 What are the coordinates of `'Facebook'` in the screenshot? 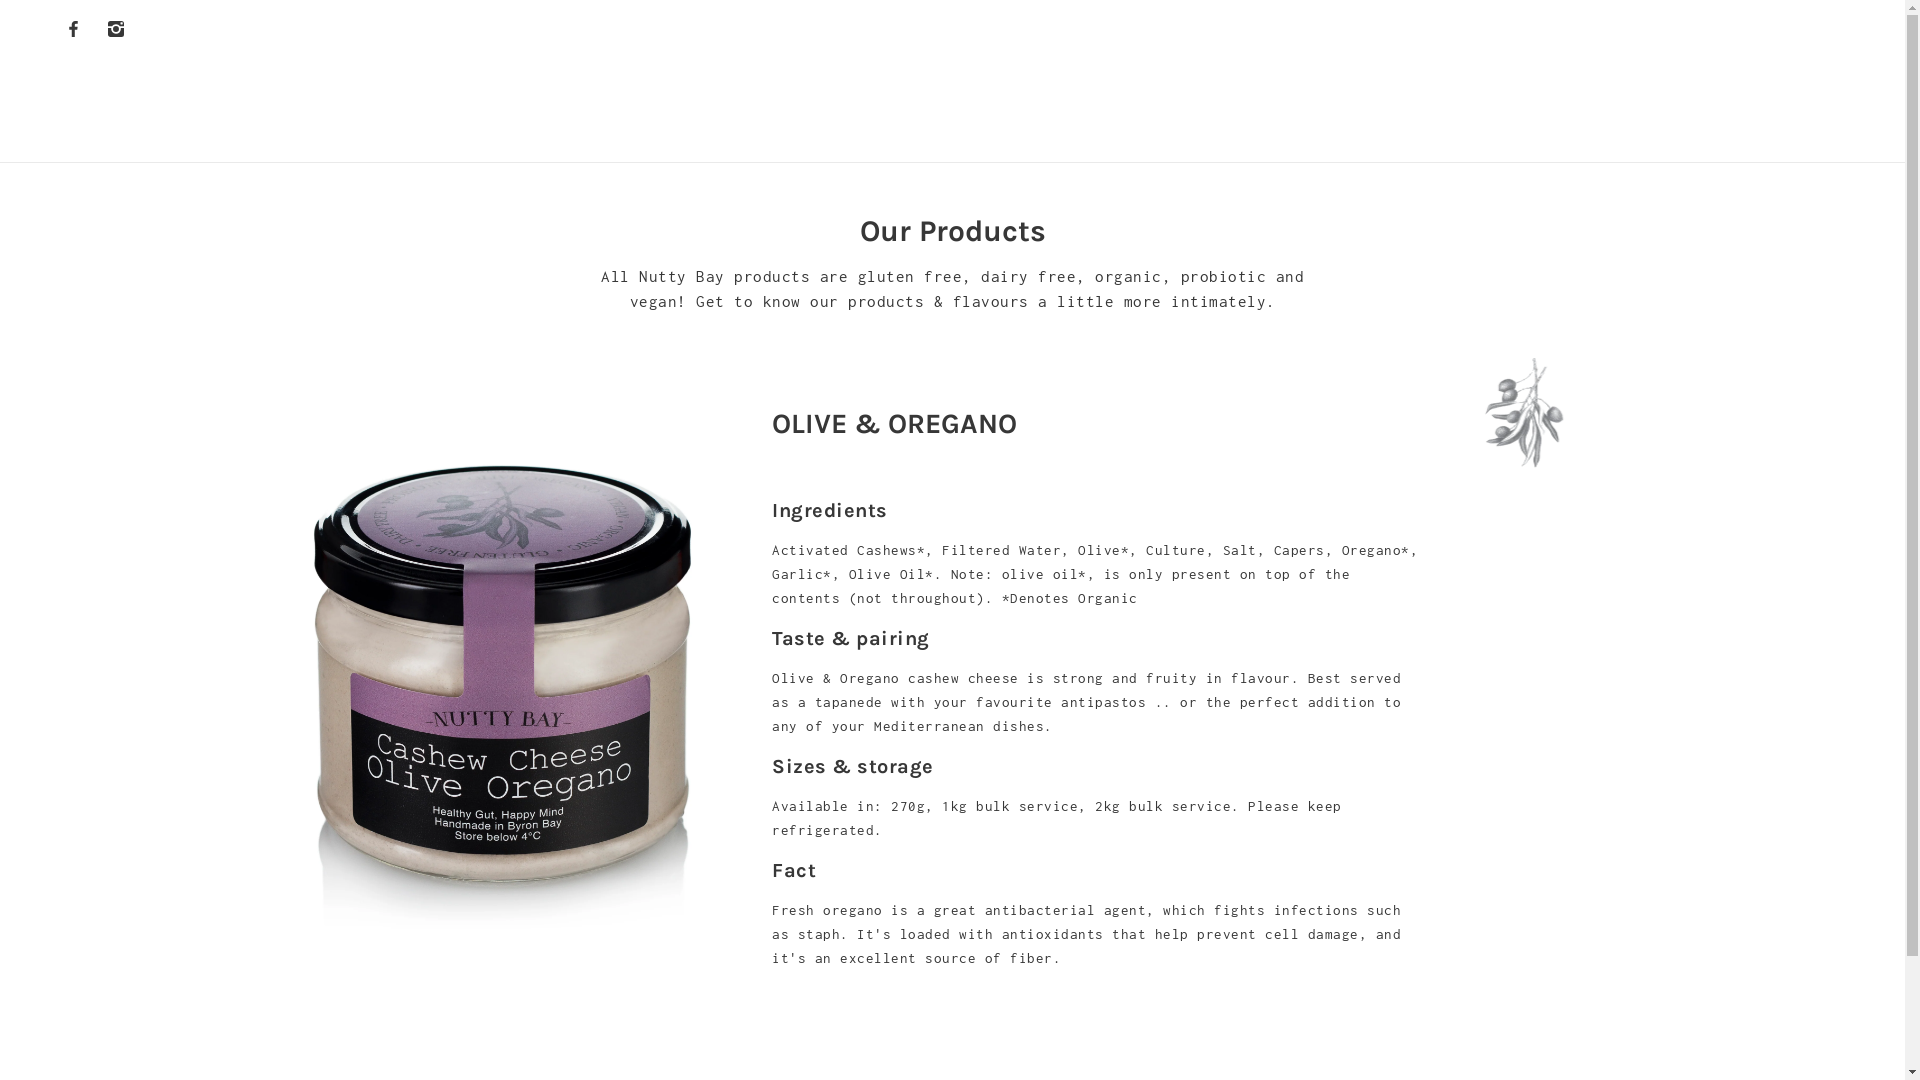 It's located at (59, 27).